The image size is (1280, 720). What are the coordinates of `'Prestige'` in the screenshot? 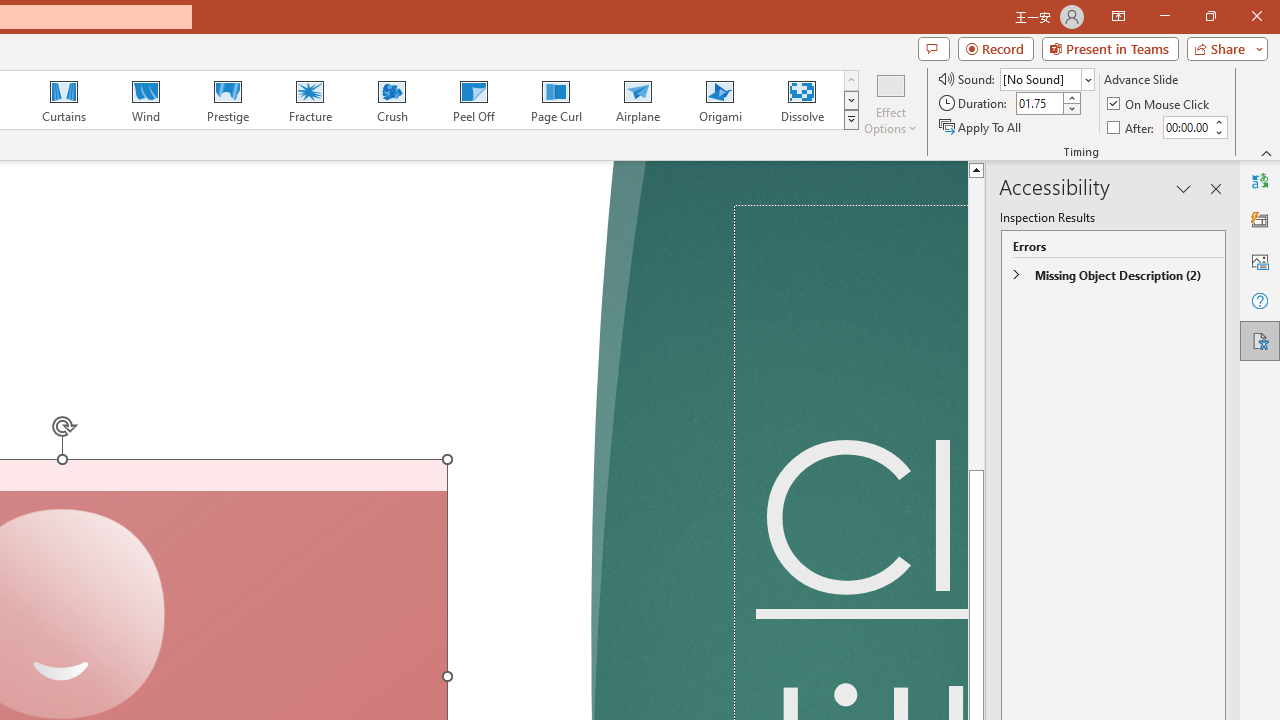 It's located at (227, 100).